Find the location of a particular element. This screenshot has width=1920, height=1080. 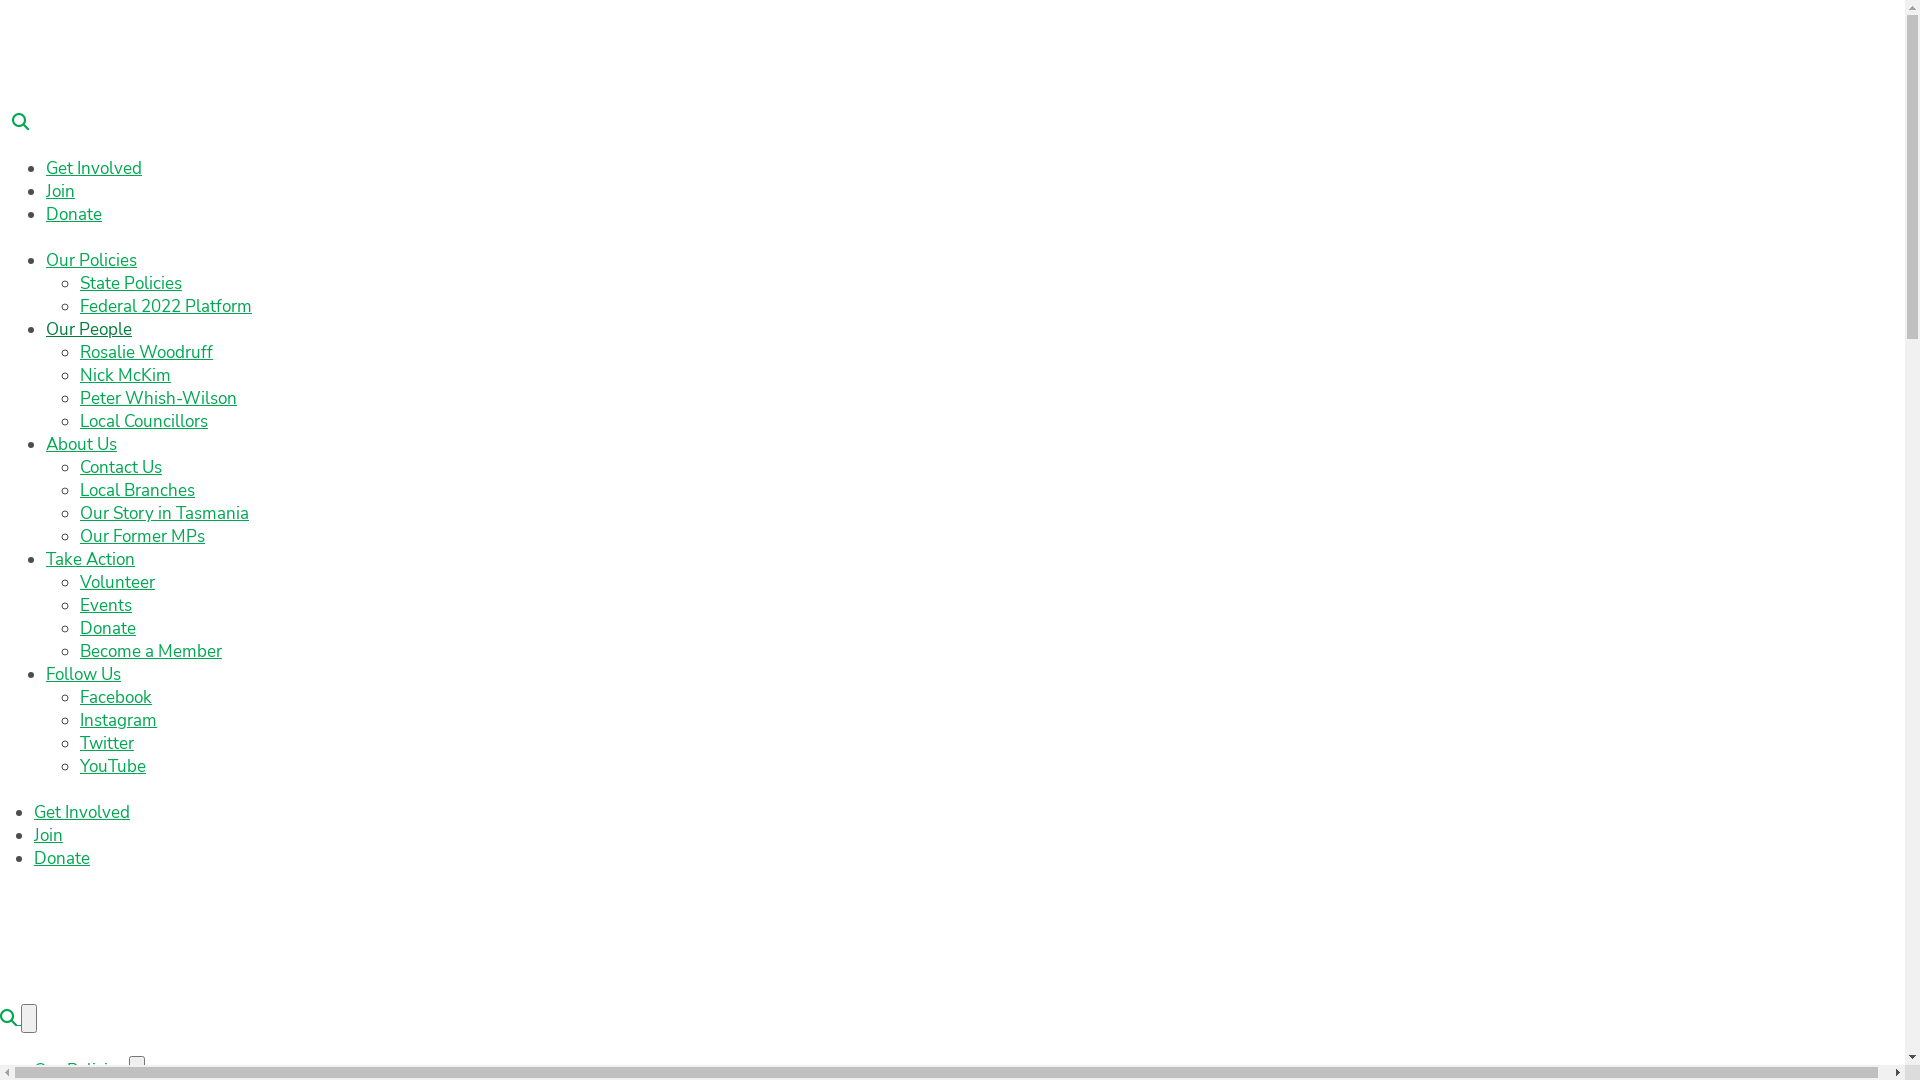

'Nick McKim' is located at coordinates (124, 375).